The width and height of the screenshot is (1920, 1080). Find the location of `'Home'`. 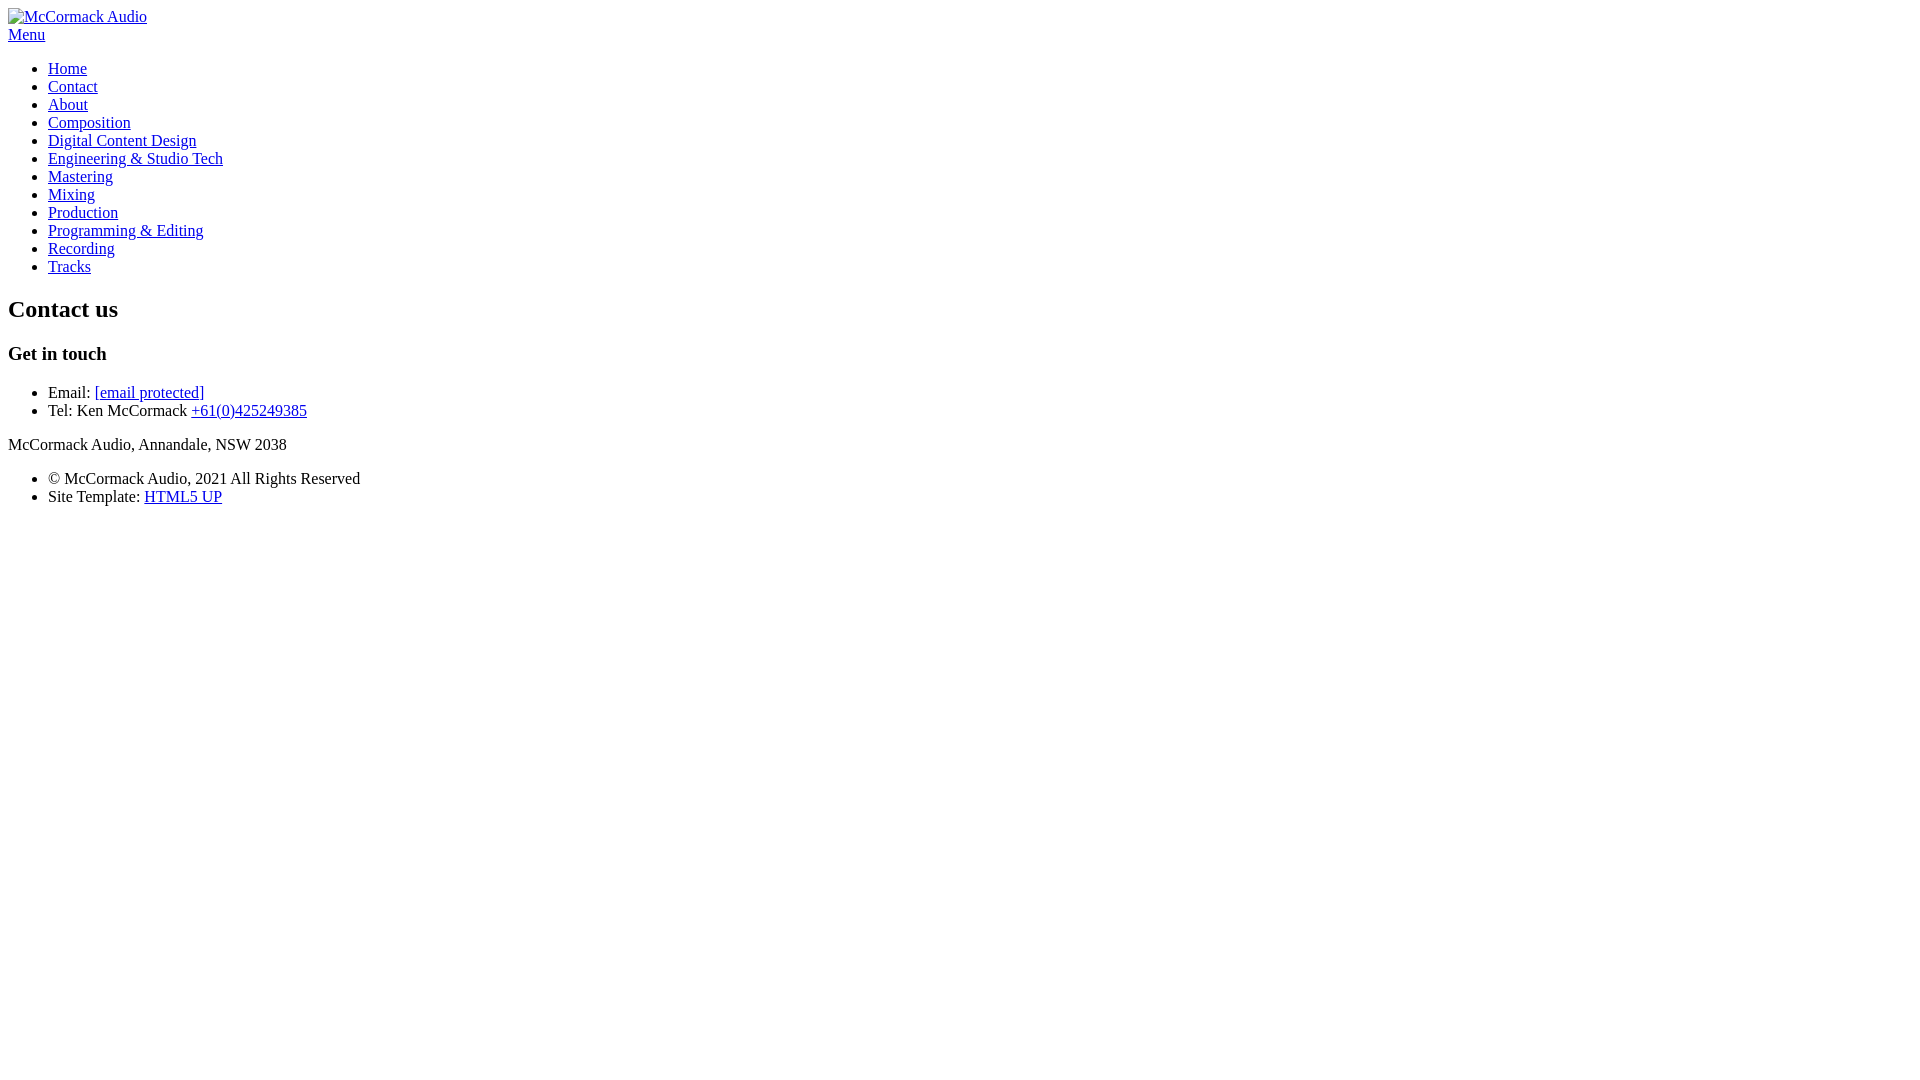

'Home' is located at coordinates (67, 67).